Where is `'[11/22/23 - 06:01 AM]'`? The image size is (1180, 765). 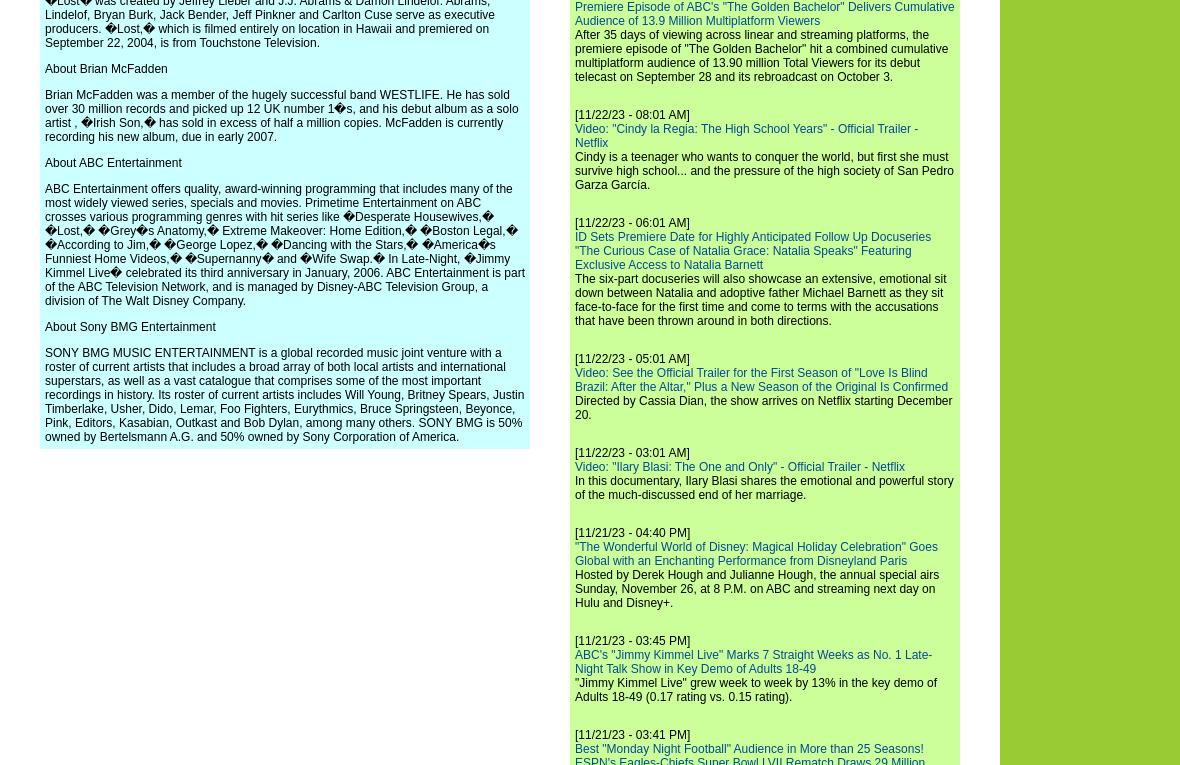
'[11/22/23 - 06:01 AM]' is located at coordinates (575, 222).